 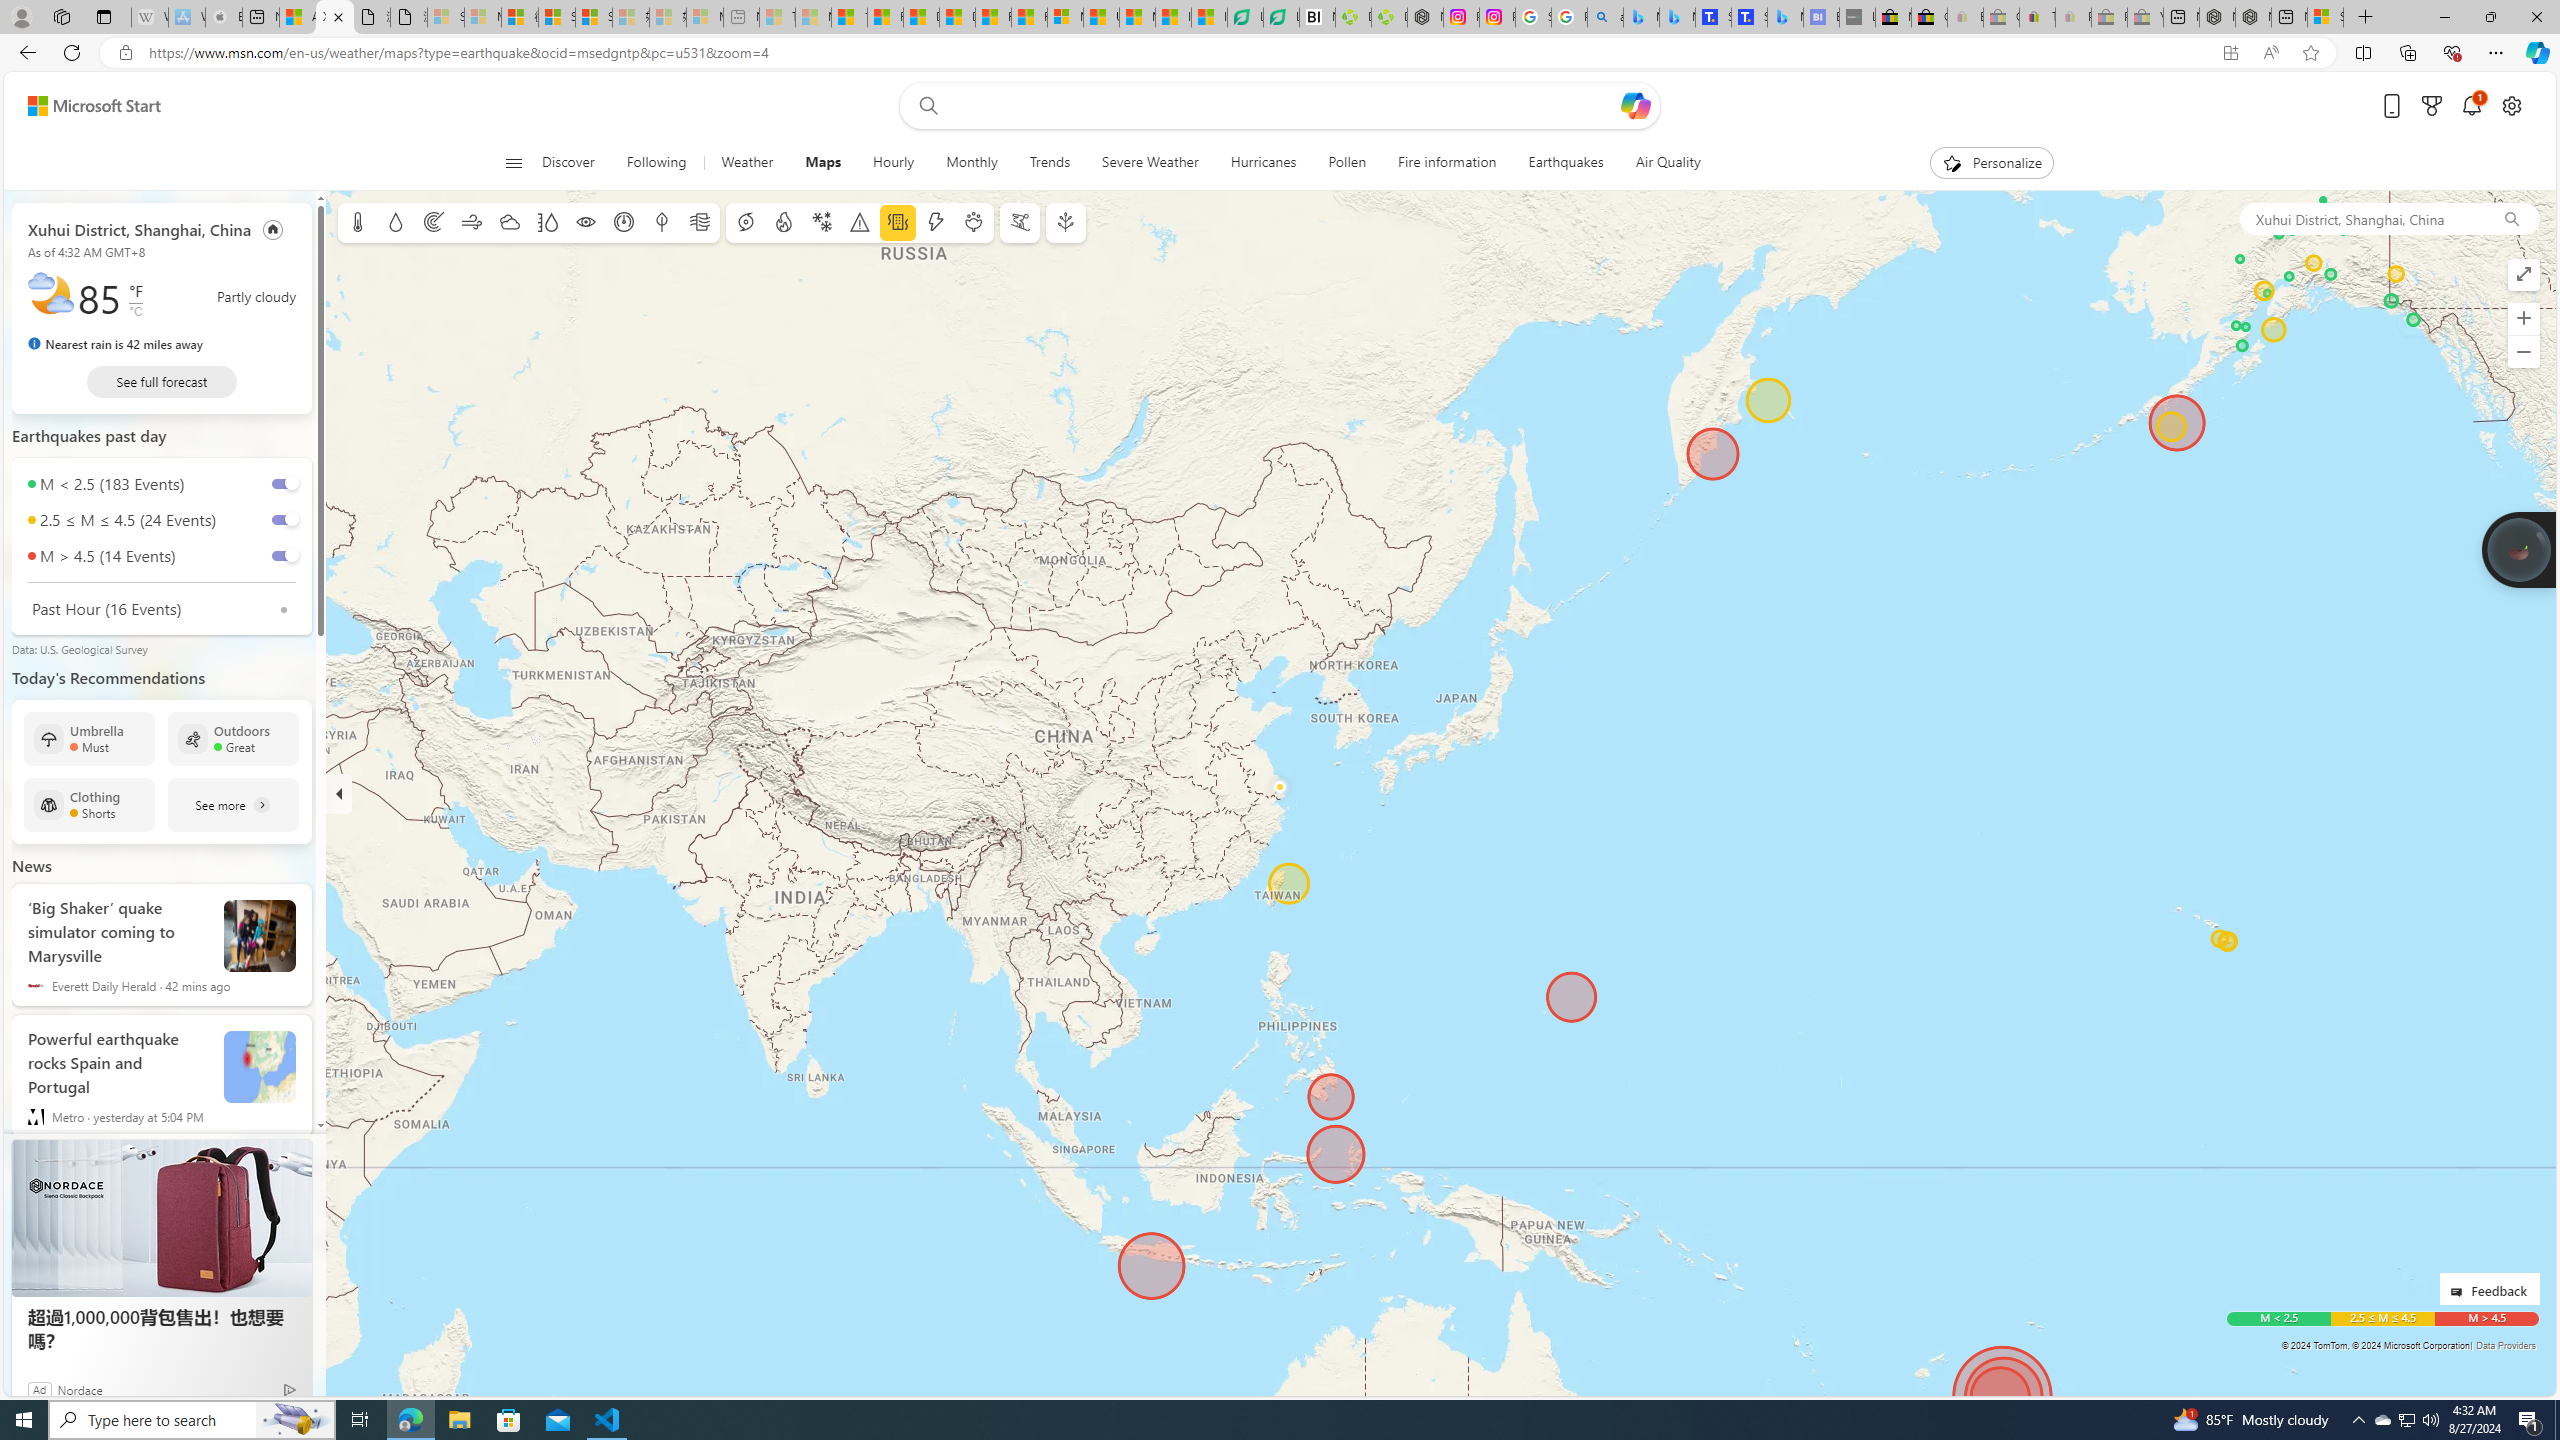 What do you see at coordinates (2523, 275) in the screenshot?
I see `'Enter full screen mode'` at bounding box center [2523, 275].